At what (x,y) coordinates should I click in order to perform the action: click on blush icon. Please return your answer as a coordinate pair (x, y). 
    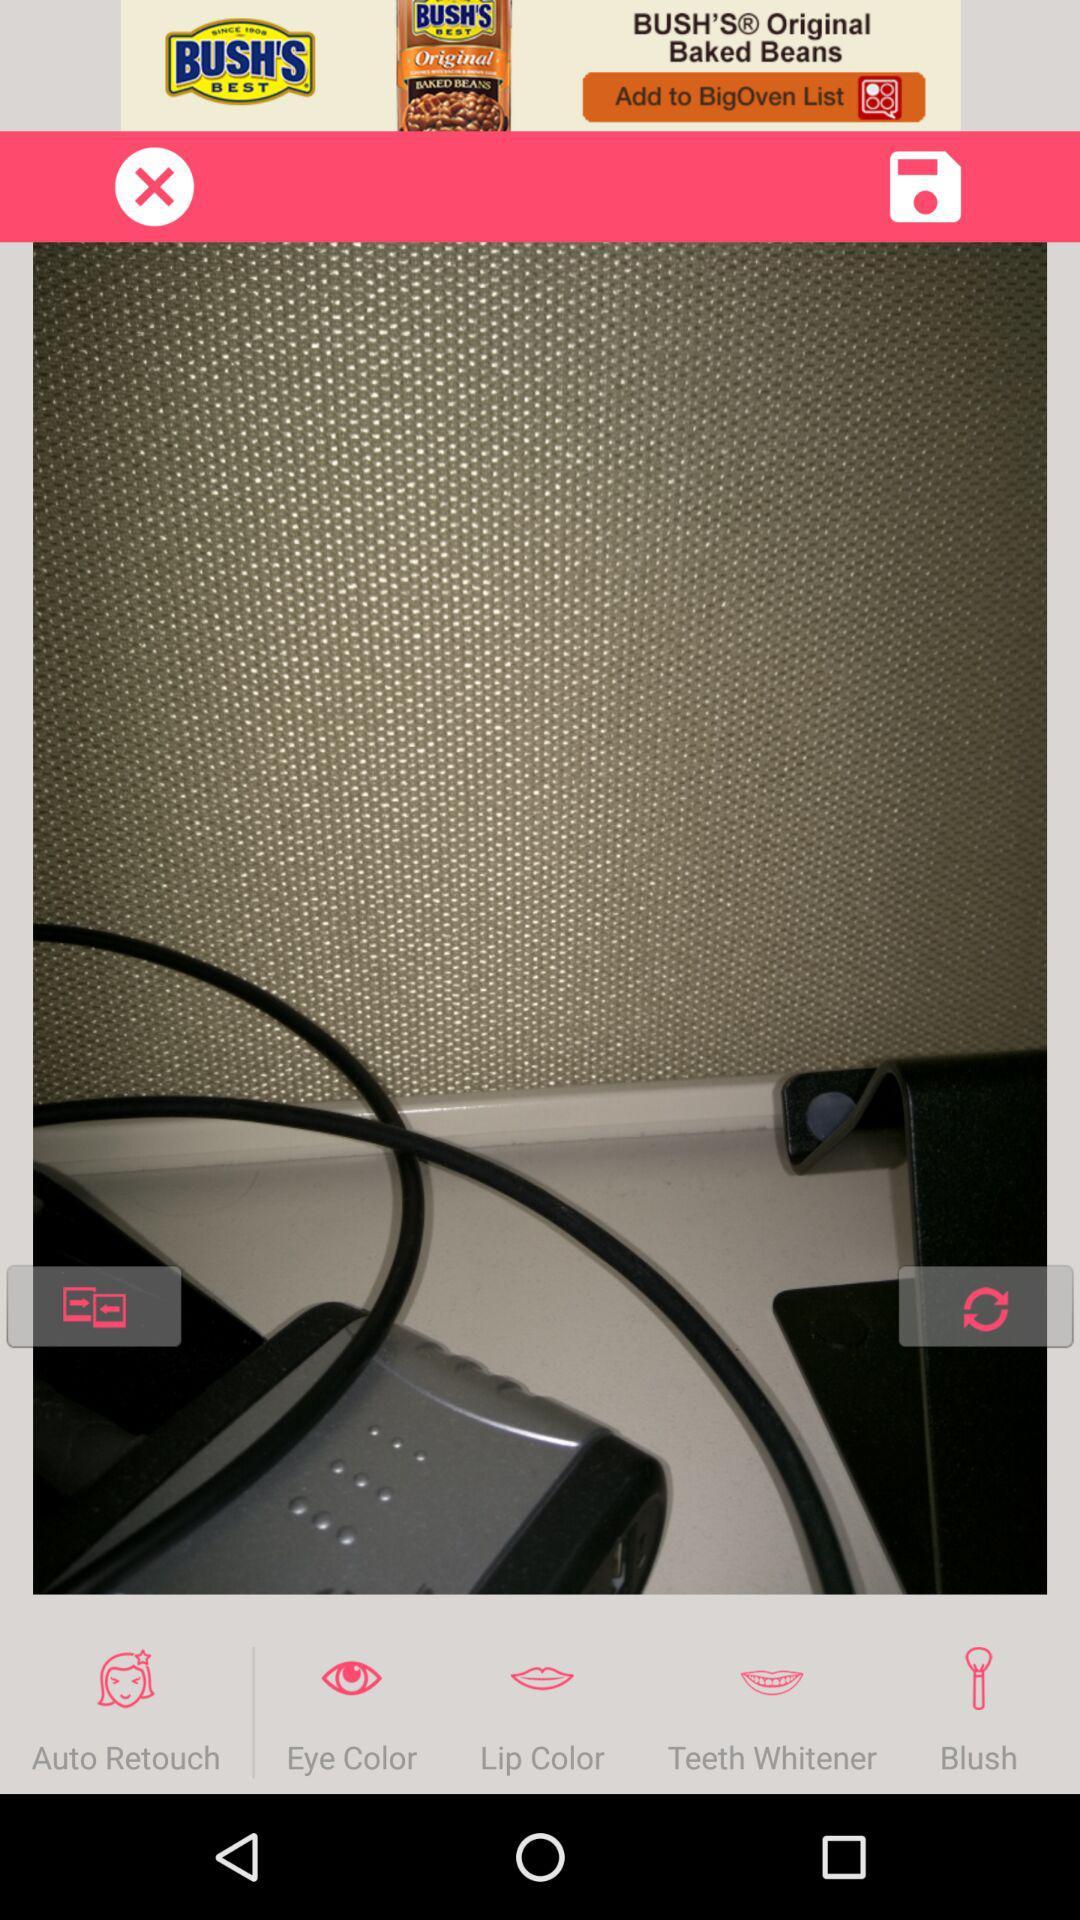
    Looking at the image, I should click on (977, 1711).